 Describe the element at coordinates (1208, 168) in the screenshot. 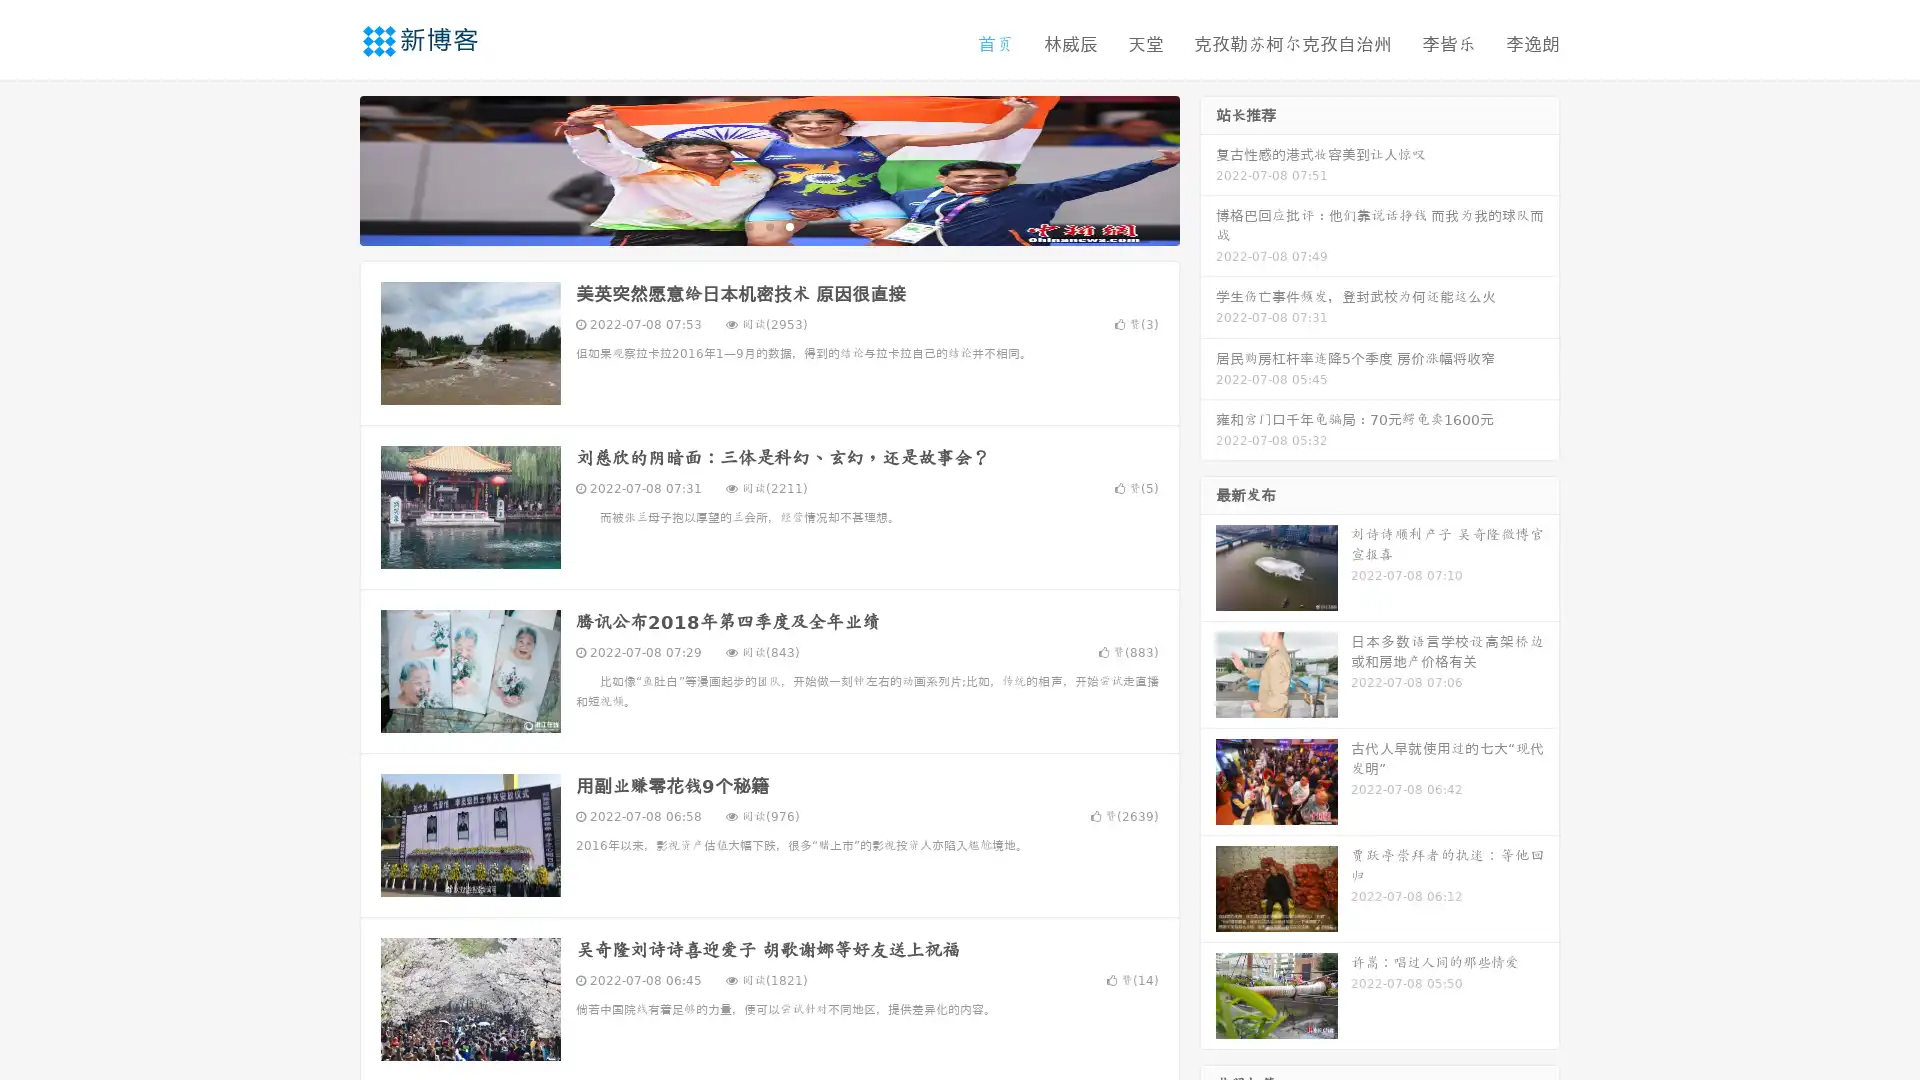

I see `Next slide` at that location.